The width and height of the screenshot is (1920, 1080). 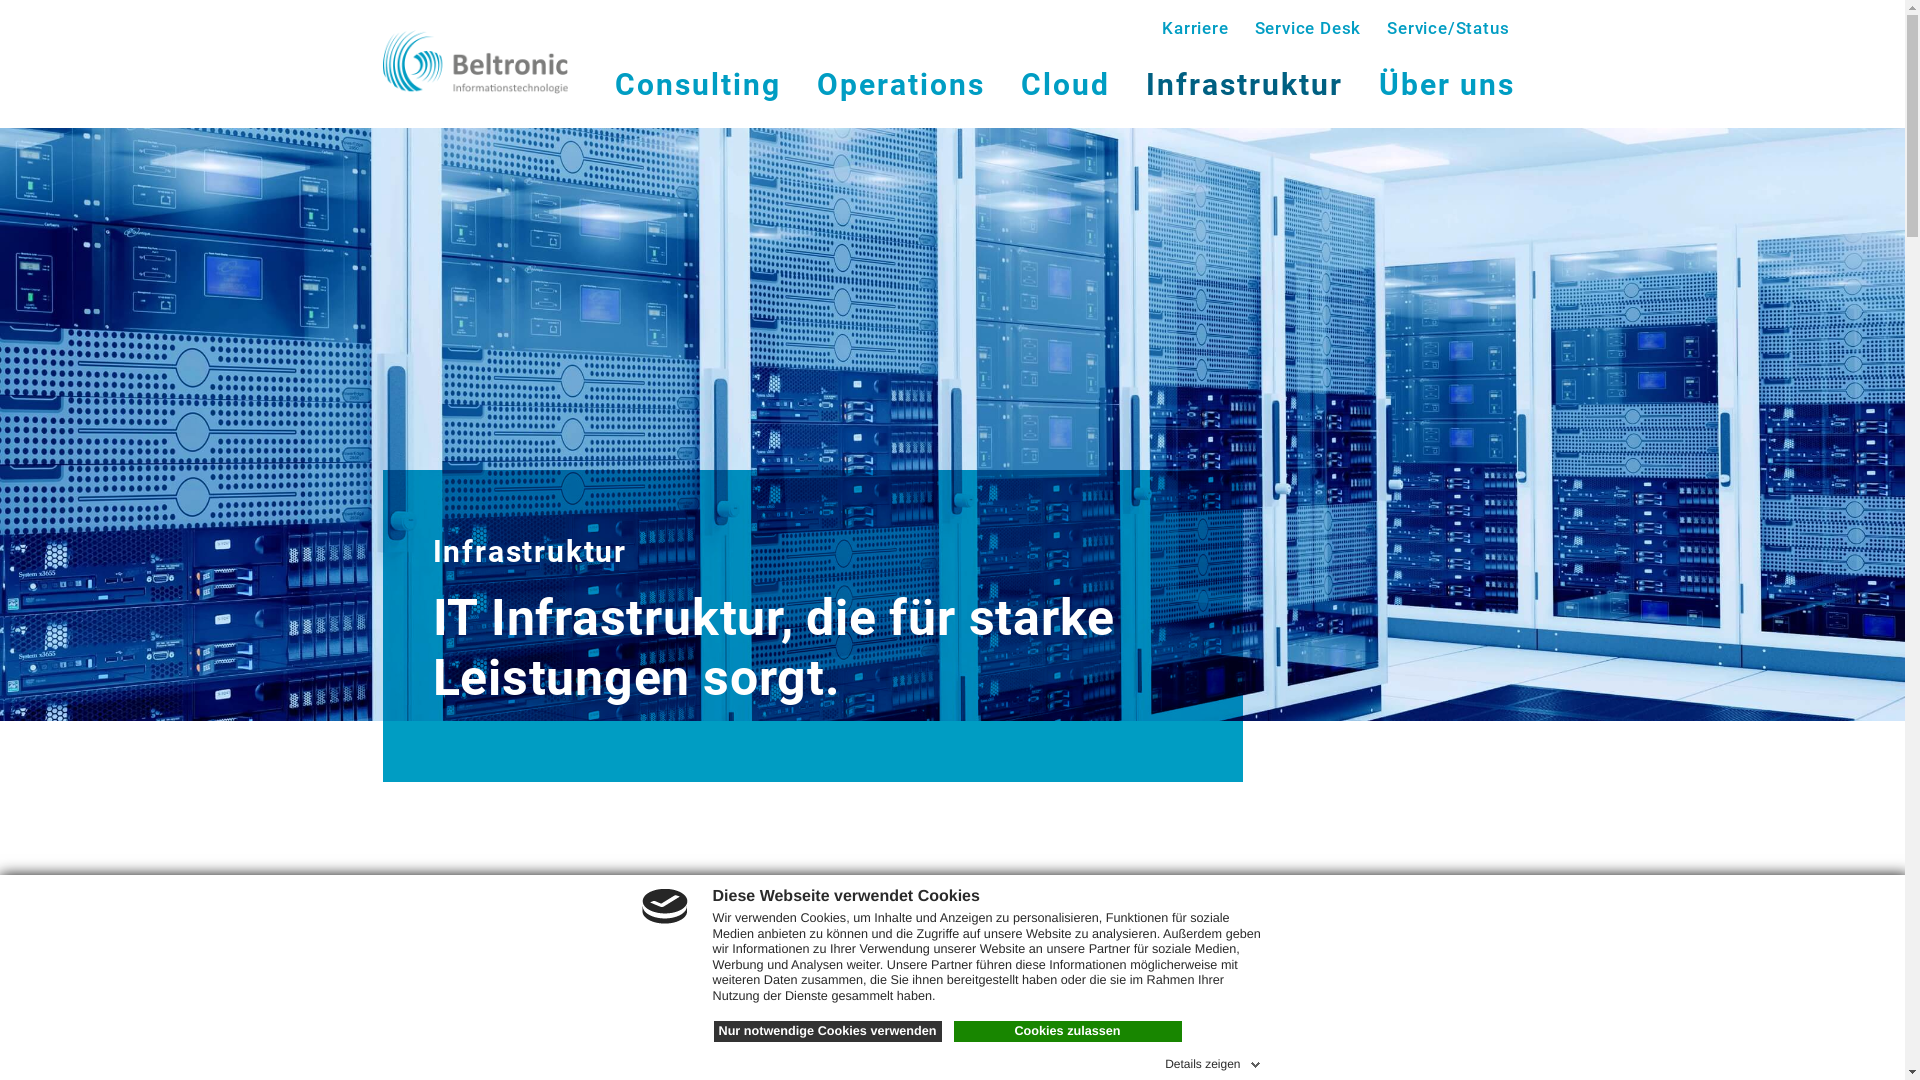 I want to click on 'Details zeigen', so click(x=1165, y=1059).